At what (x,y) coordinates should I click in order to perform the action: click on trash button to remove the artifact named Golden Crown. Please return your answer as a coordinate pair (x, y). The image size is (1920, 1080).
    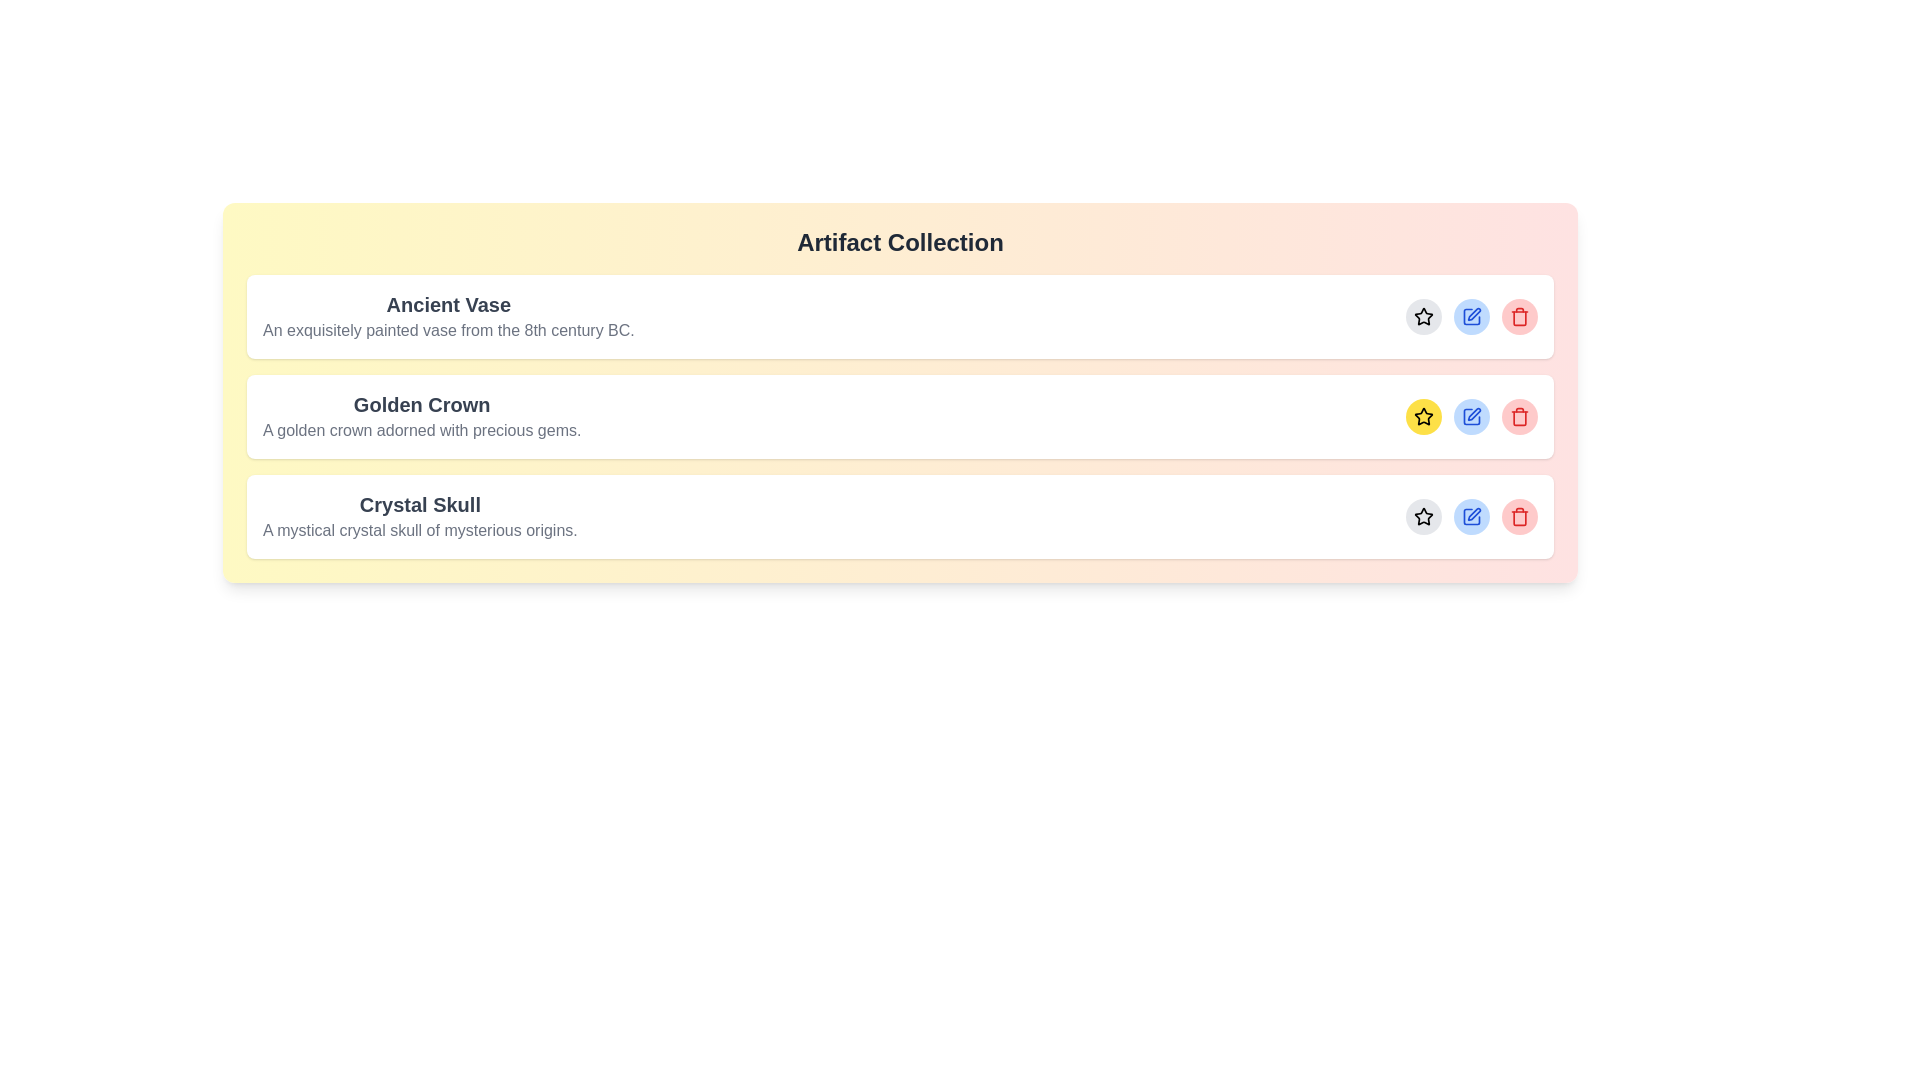
    Looking at the image, I should click on (1520, 415).